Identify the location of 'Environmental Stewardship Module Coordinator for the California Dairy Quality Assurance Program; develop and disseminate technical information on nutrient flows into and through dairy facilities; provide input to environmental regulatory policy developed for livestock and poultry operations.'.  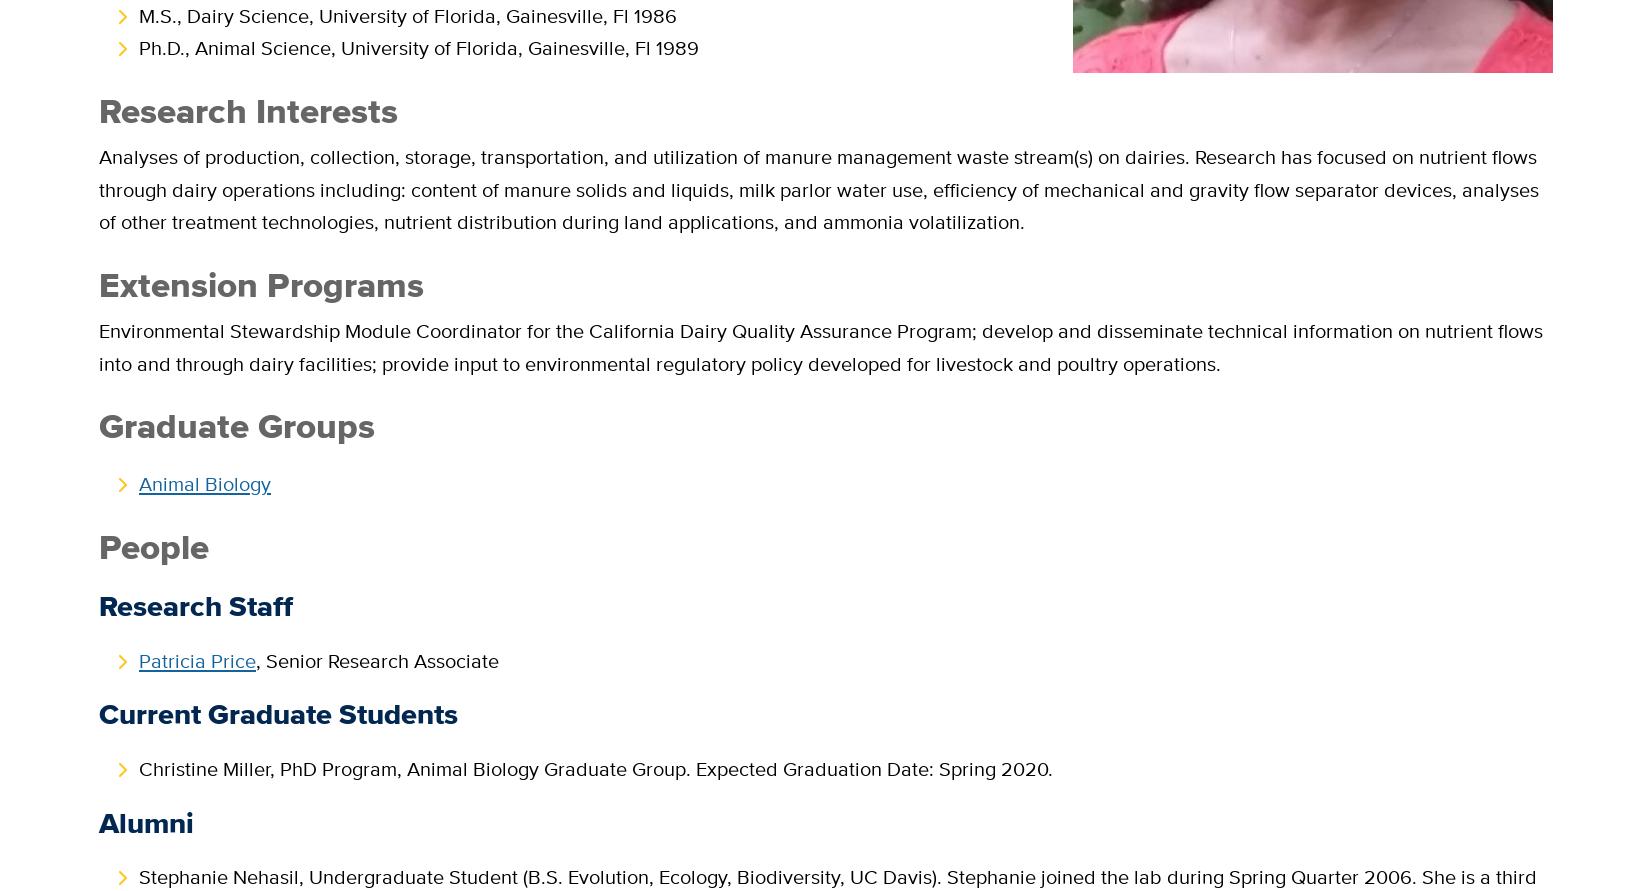
(98, 346).